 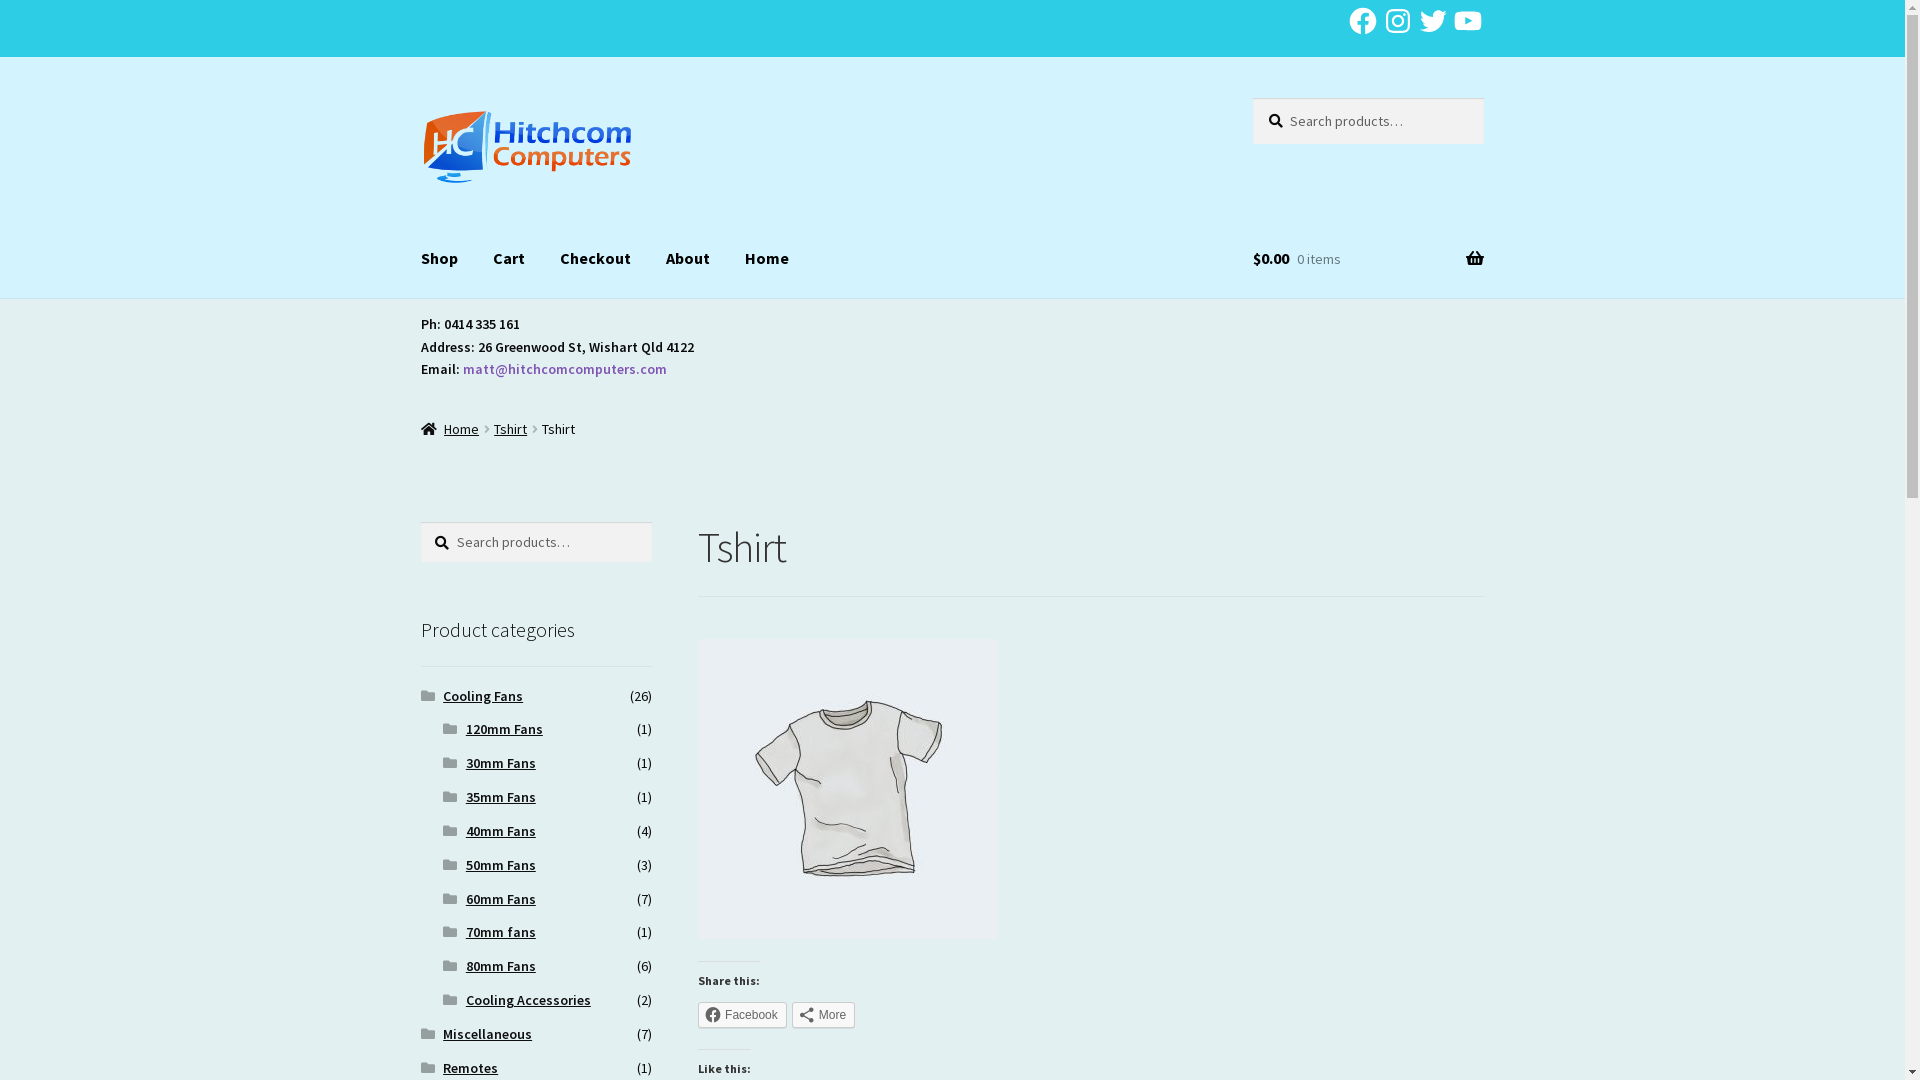 I want to click on '70mm fans', so click(x=500, y=932).